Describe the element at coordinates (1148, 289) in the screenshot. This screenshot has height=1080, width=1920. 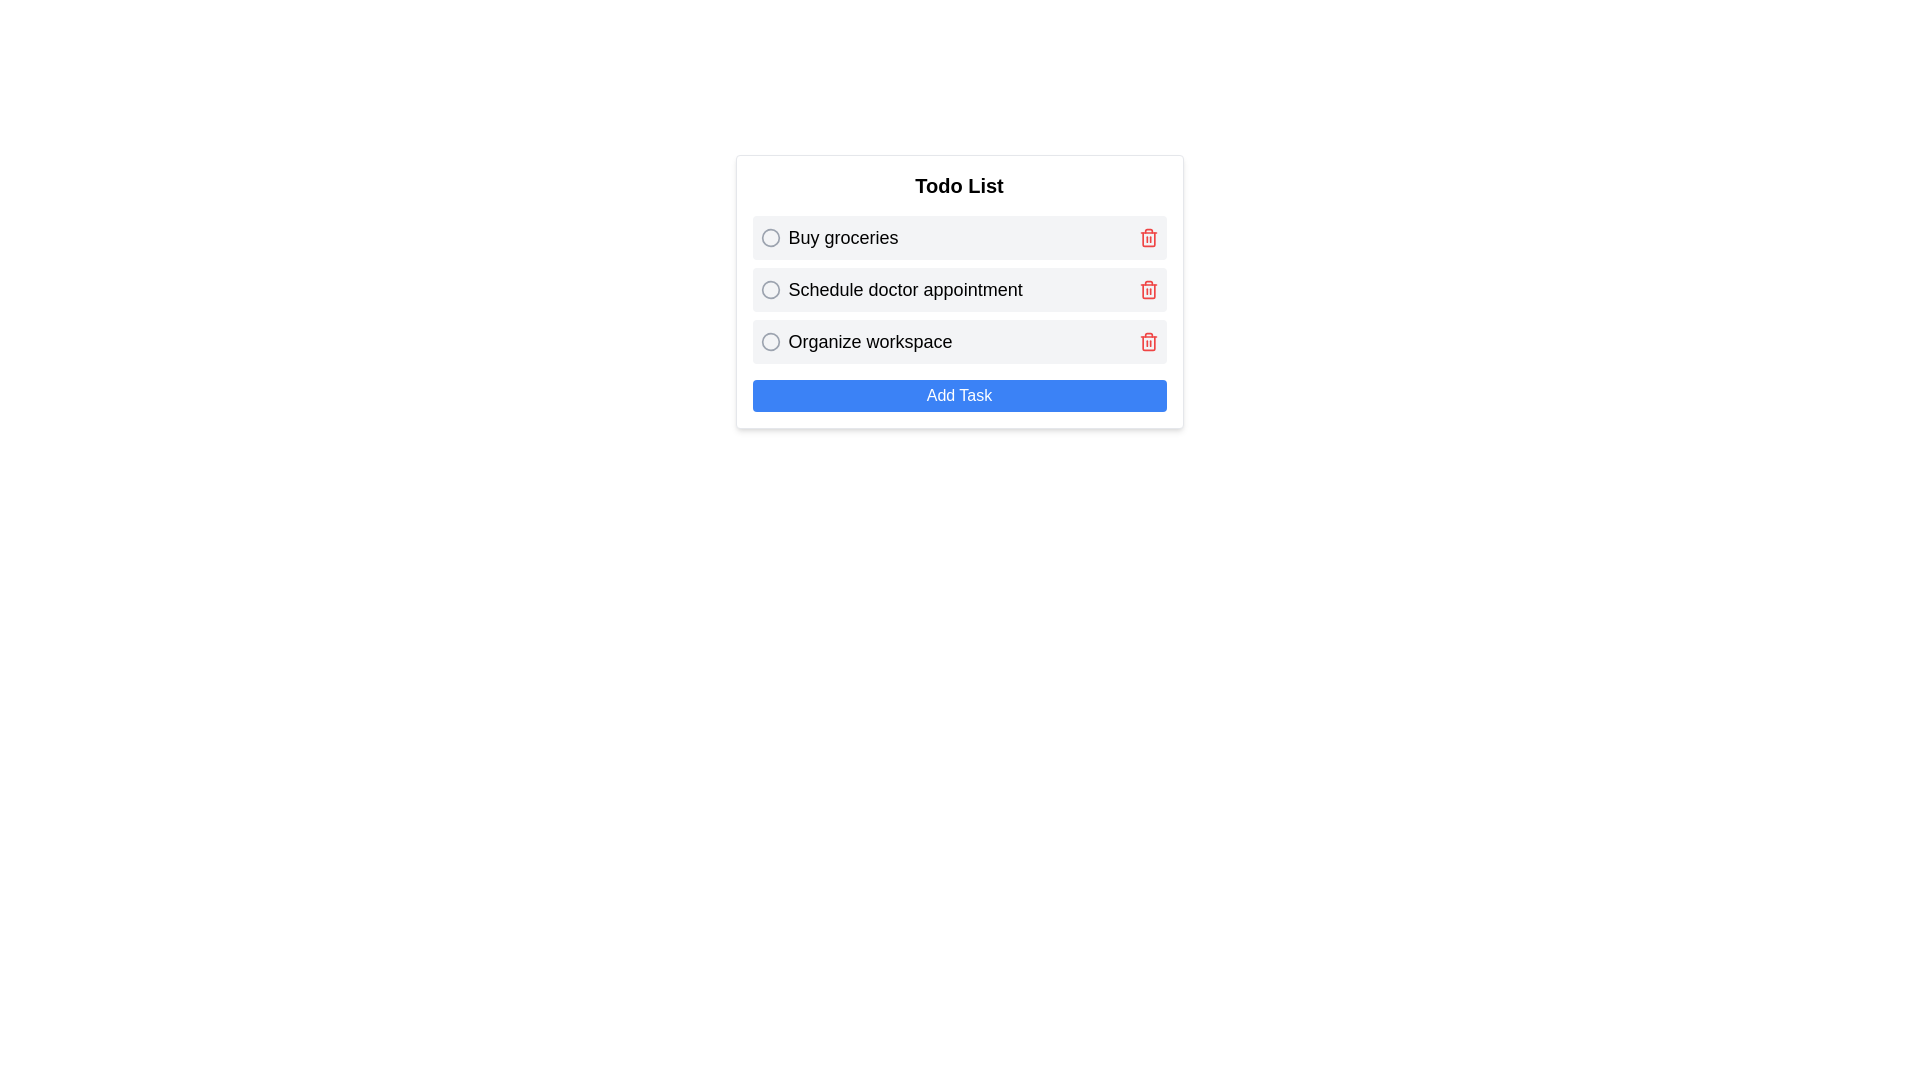
I see `the red trash bin icon located to the right of the text 'Schedule doctor appointment' to change its color` at that location.